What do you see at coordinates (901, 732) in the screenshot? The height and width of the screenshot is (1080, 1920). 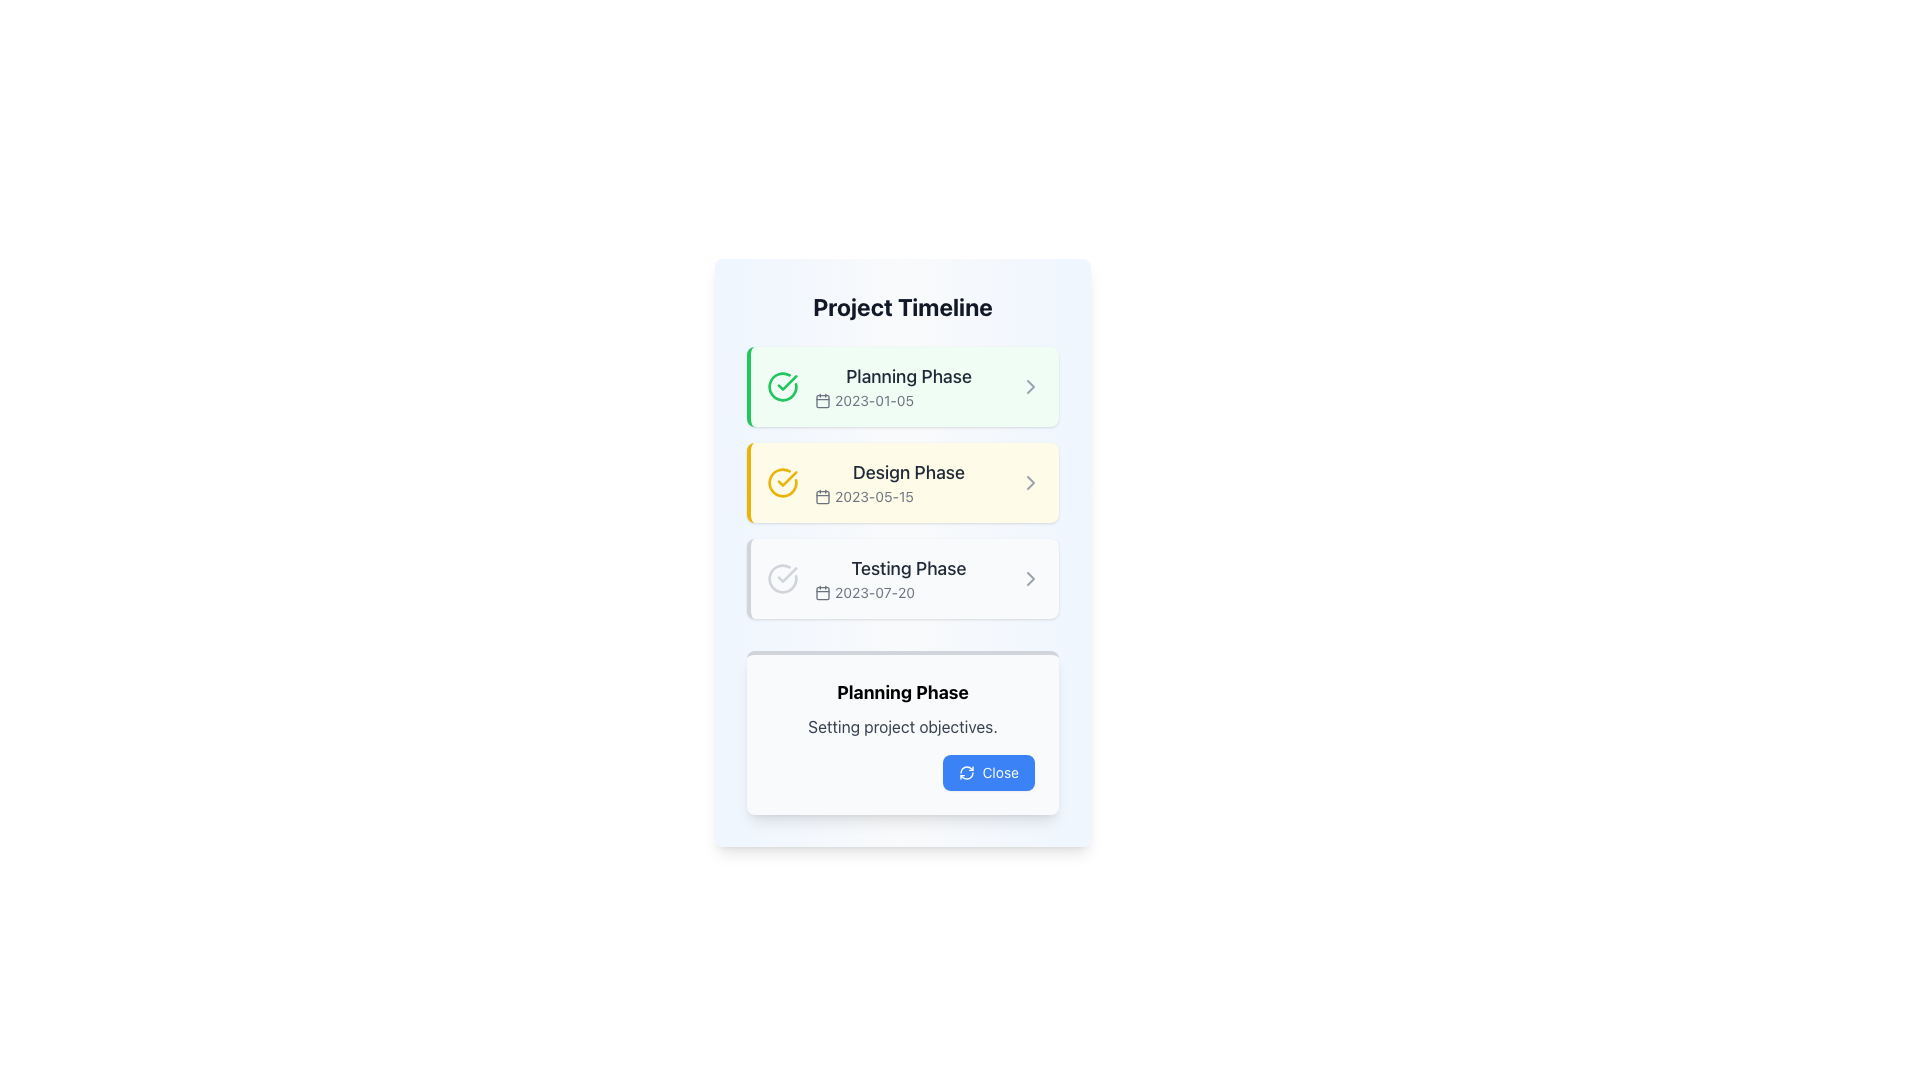 I see `text content of the 'Planning Phase' card located beneath the three colored project phase cards in the project timeline section` at bounding box center [901, 732].